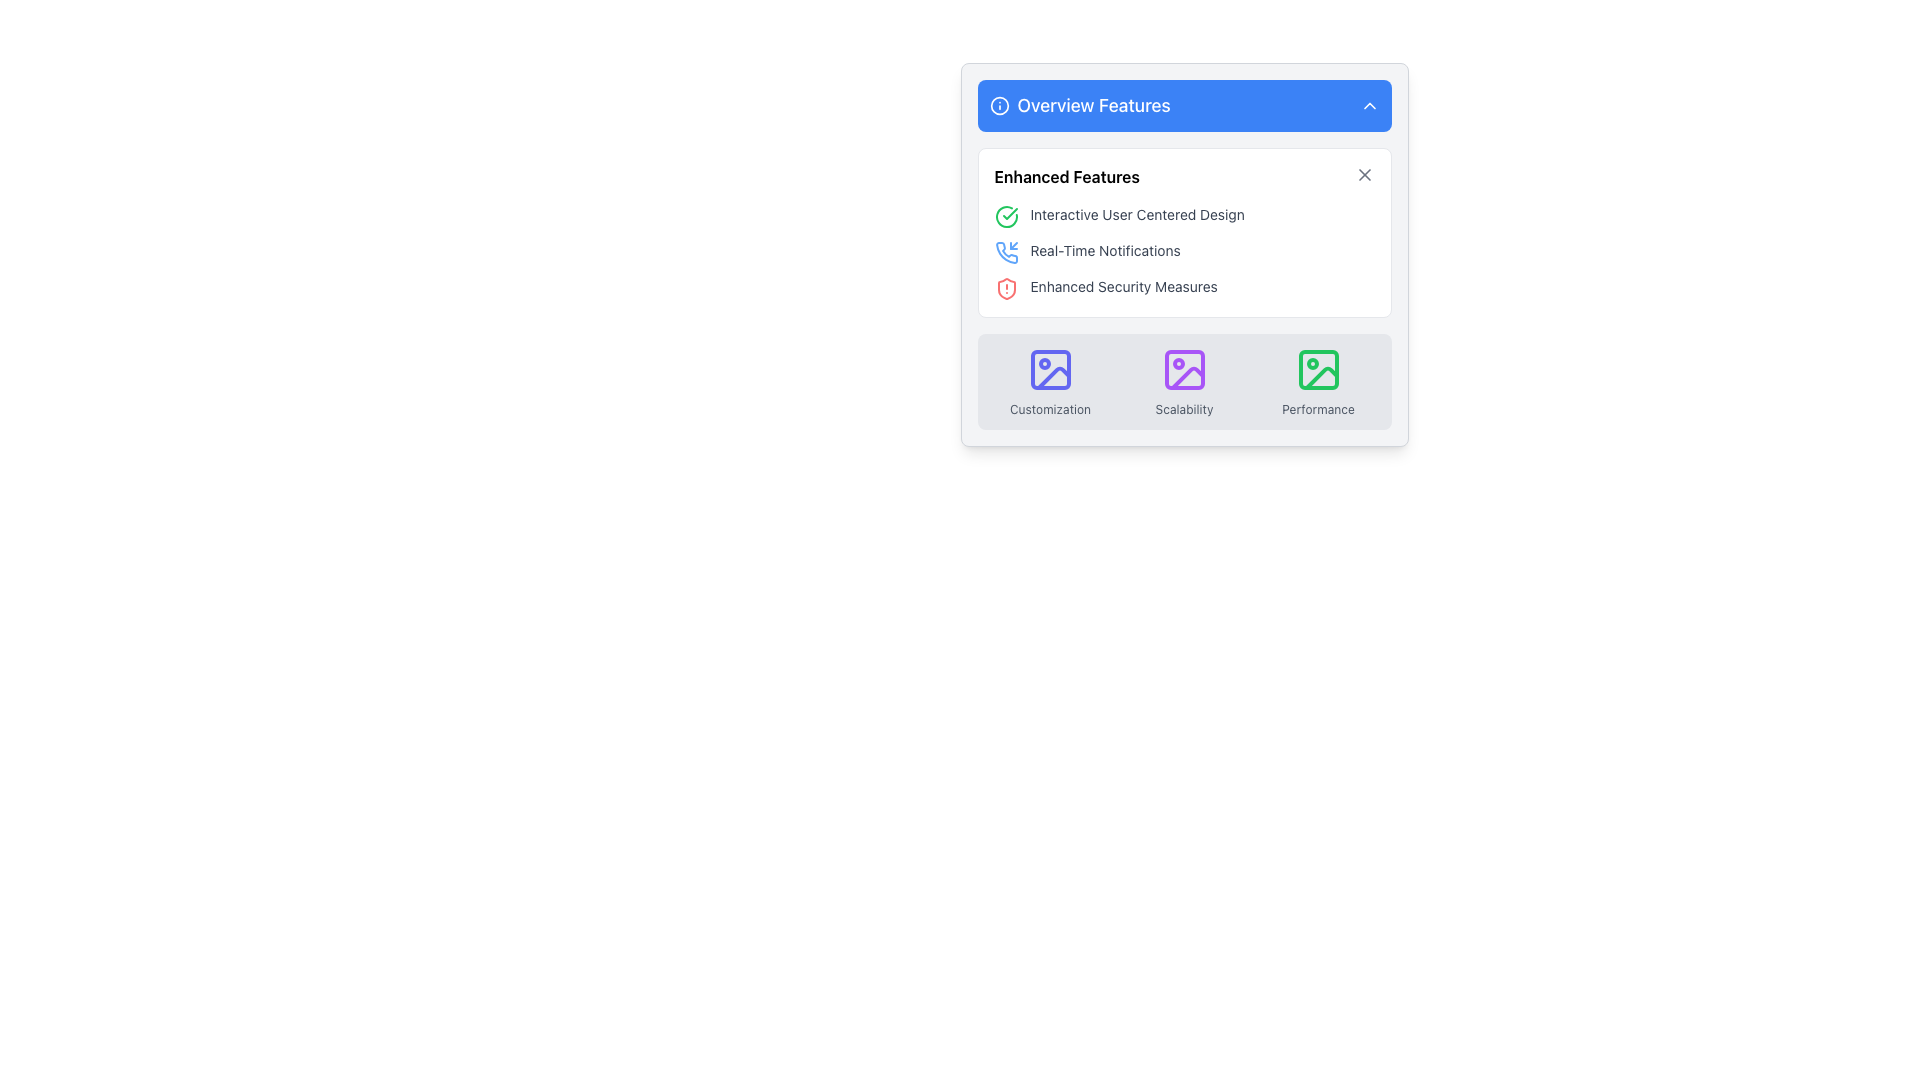  Describe the element at coordinates (1318, 370) in the screenshot. I see `the rectangular box with rounded corners located in the center of the 'Performance' icon, which is the last icon in a row of three at the bottom of the interface` at that location.